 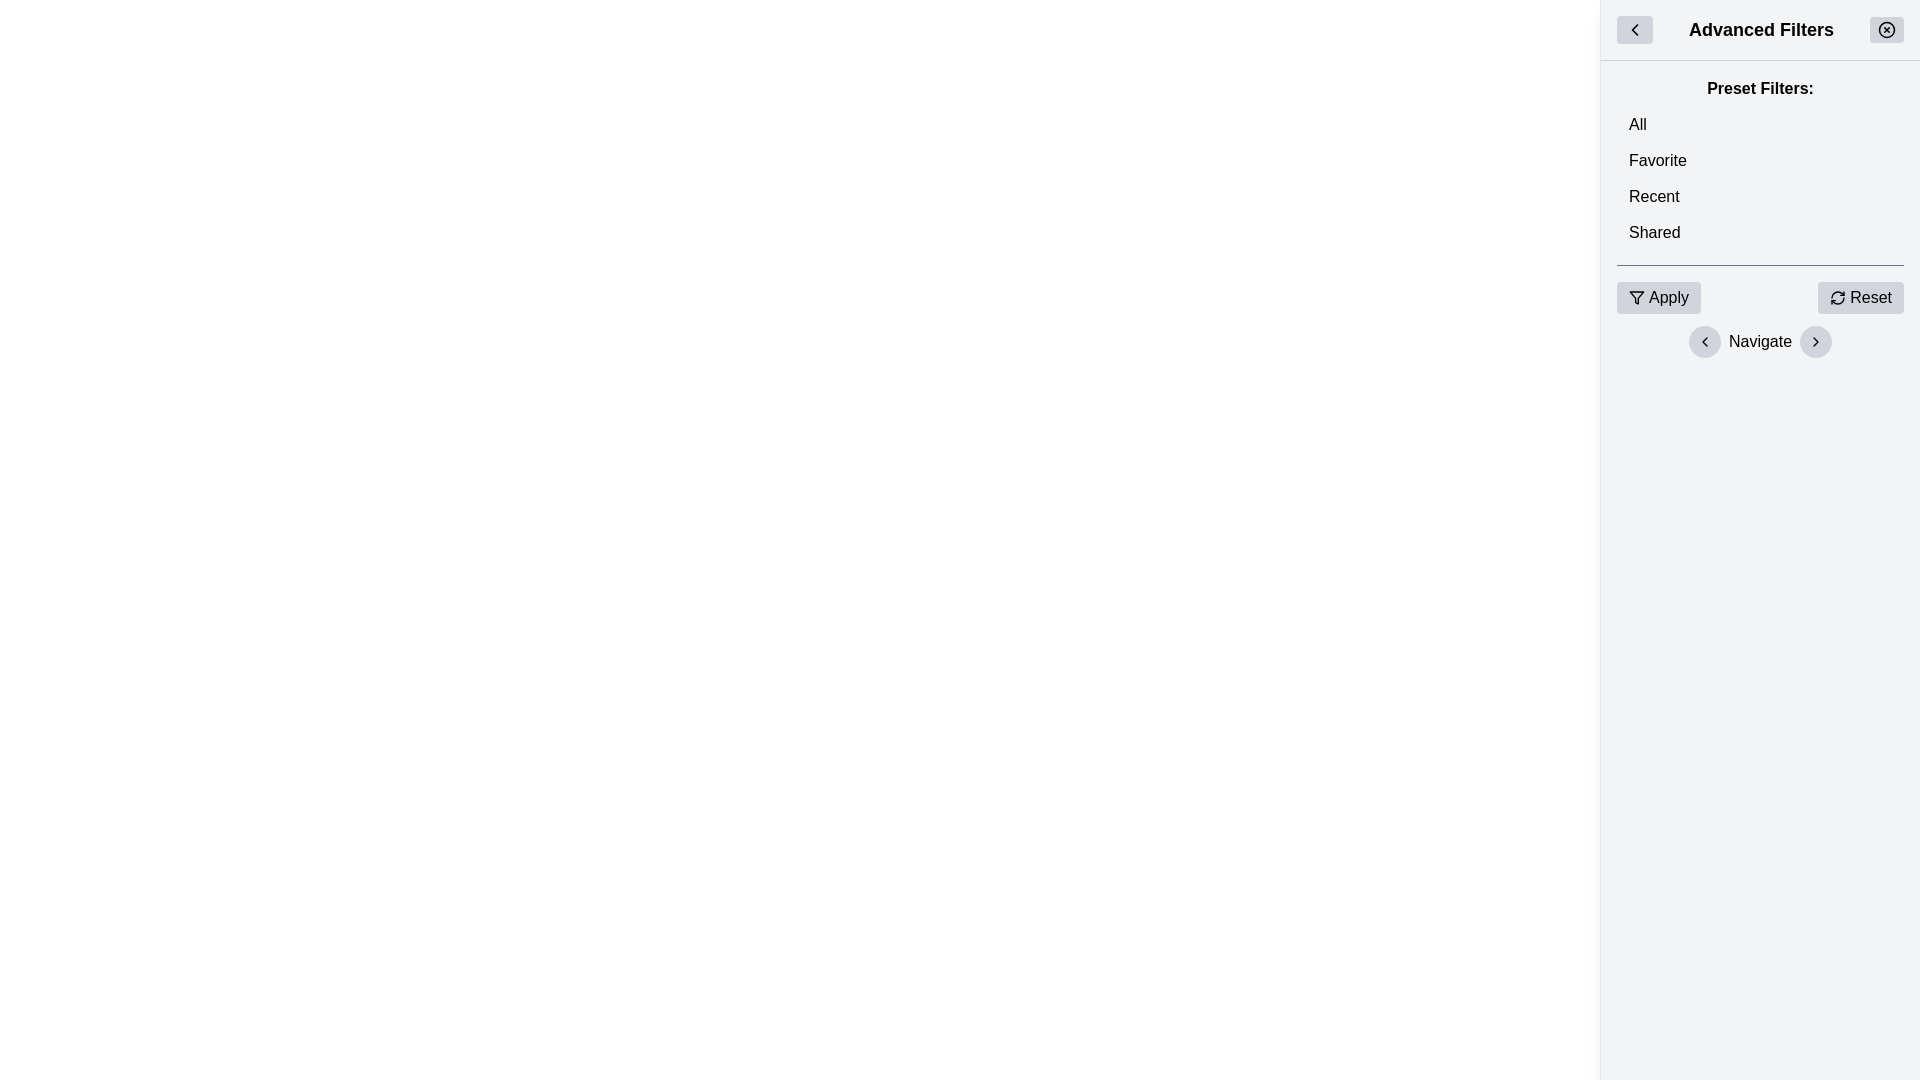 What do you see at coordinates (1838, 297) in the screenshot?
I see `the refresh icon located on the left side of the 'Reset' button, which is situated below the 'Preset Filters' heading on the right side of the interface` at bounding box center [1838, 297].